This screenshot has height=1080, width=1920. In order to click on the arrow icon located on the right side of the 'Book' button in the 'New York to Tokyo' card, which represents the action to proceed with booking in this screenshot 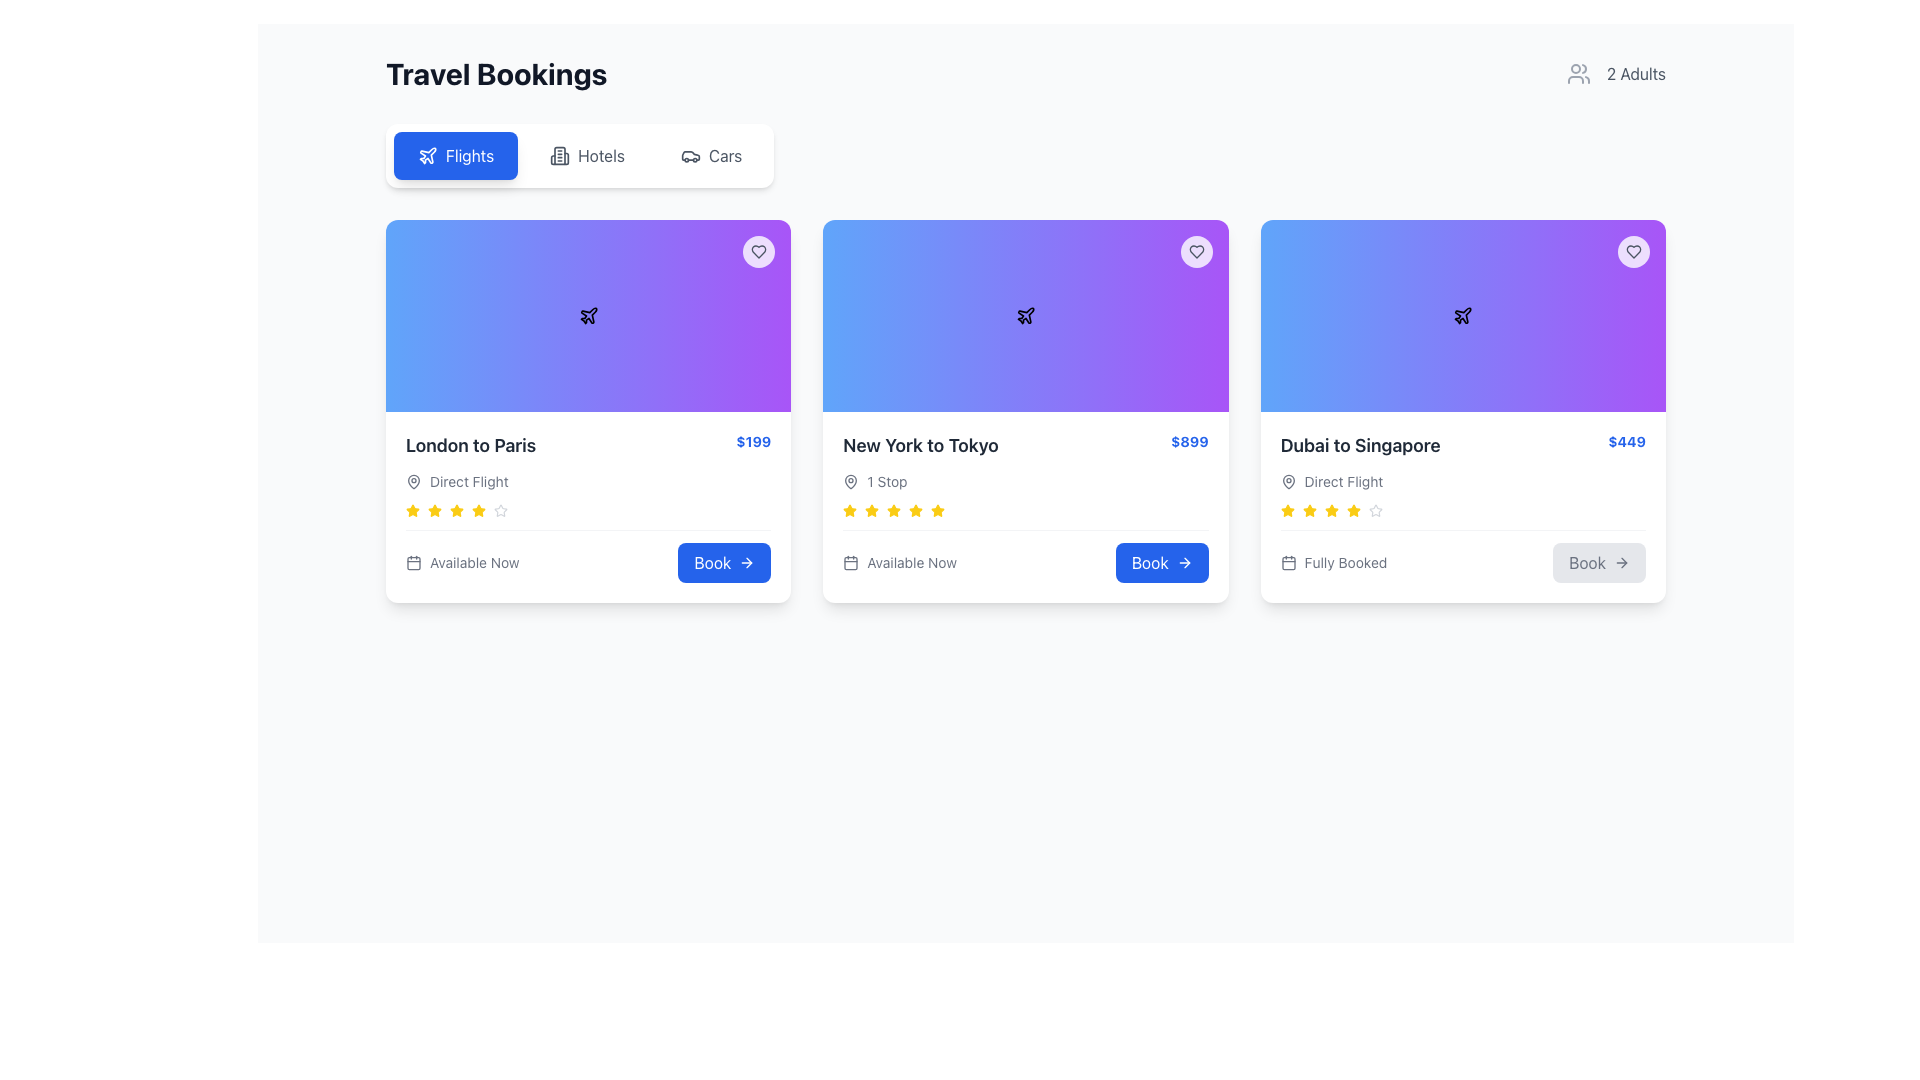, I will do `click(1184, 563)`.